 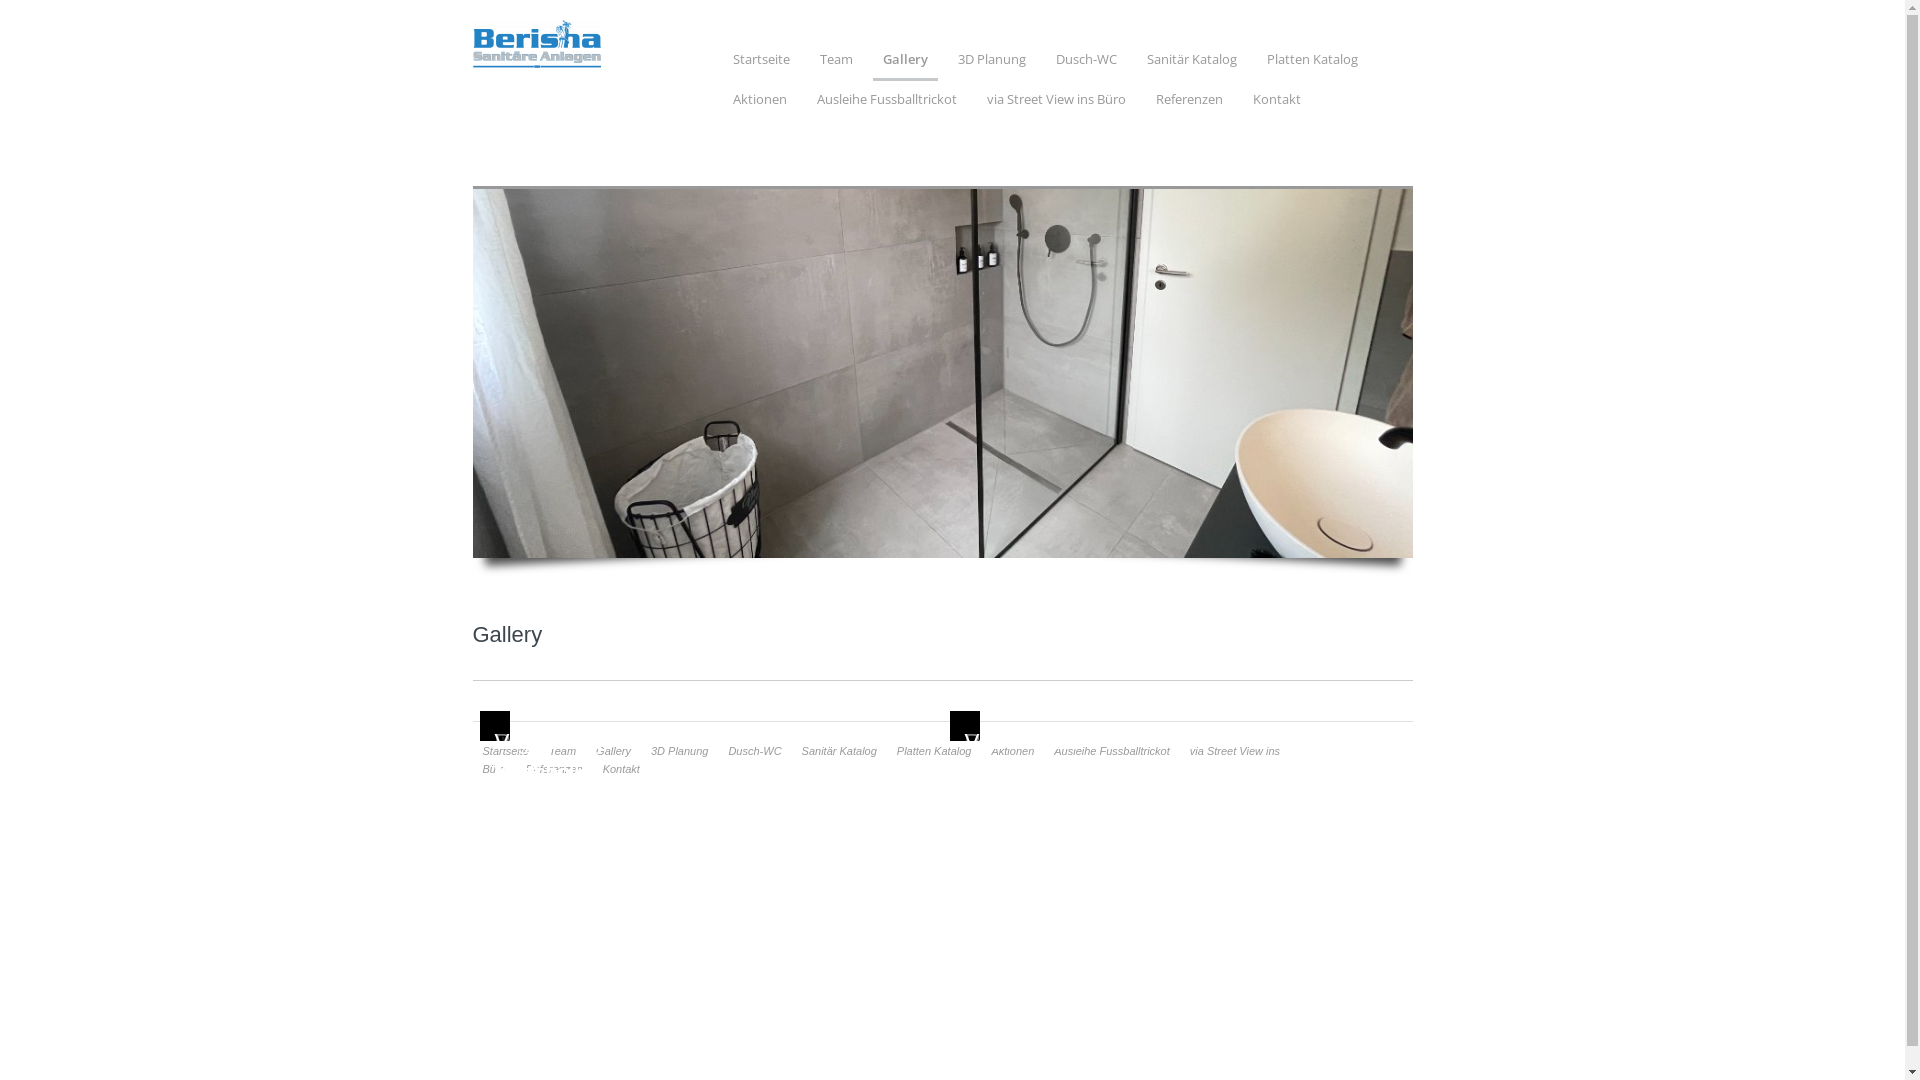 I want to click on 'Dusch-WC', so click(x=1085, y=63).